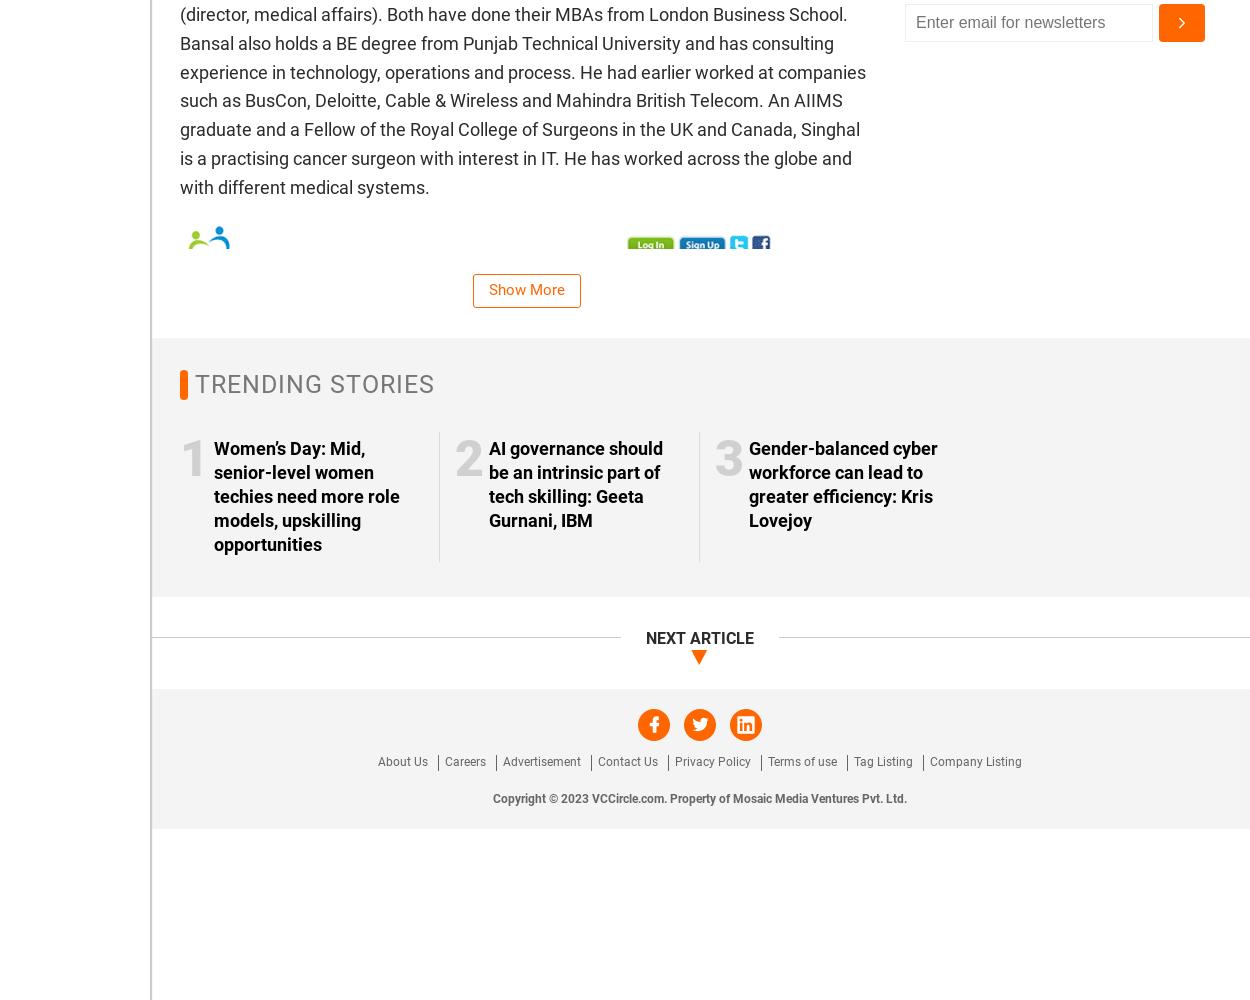 The image size is (1250, 1000). What do you see at coordinates (699, 798) in the screenshot?
I see `'Copyright © 2023 VCCircle.com. Property of Mosaic Media Ventures Pvt. Ltd.'` at bounding box center [699, 798].